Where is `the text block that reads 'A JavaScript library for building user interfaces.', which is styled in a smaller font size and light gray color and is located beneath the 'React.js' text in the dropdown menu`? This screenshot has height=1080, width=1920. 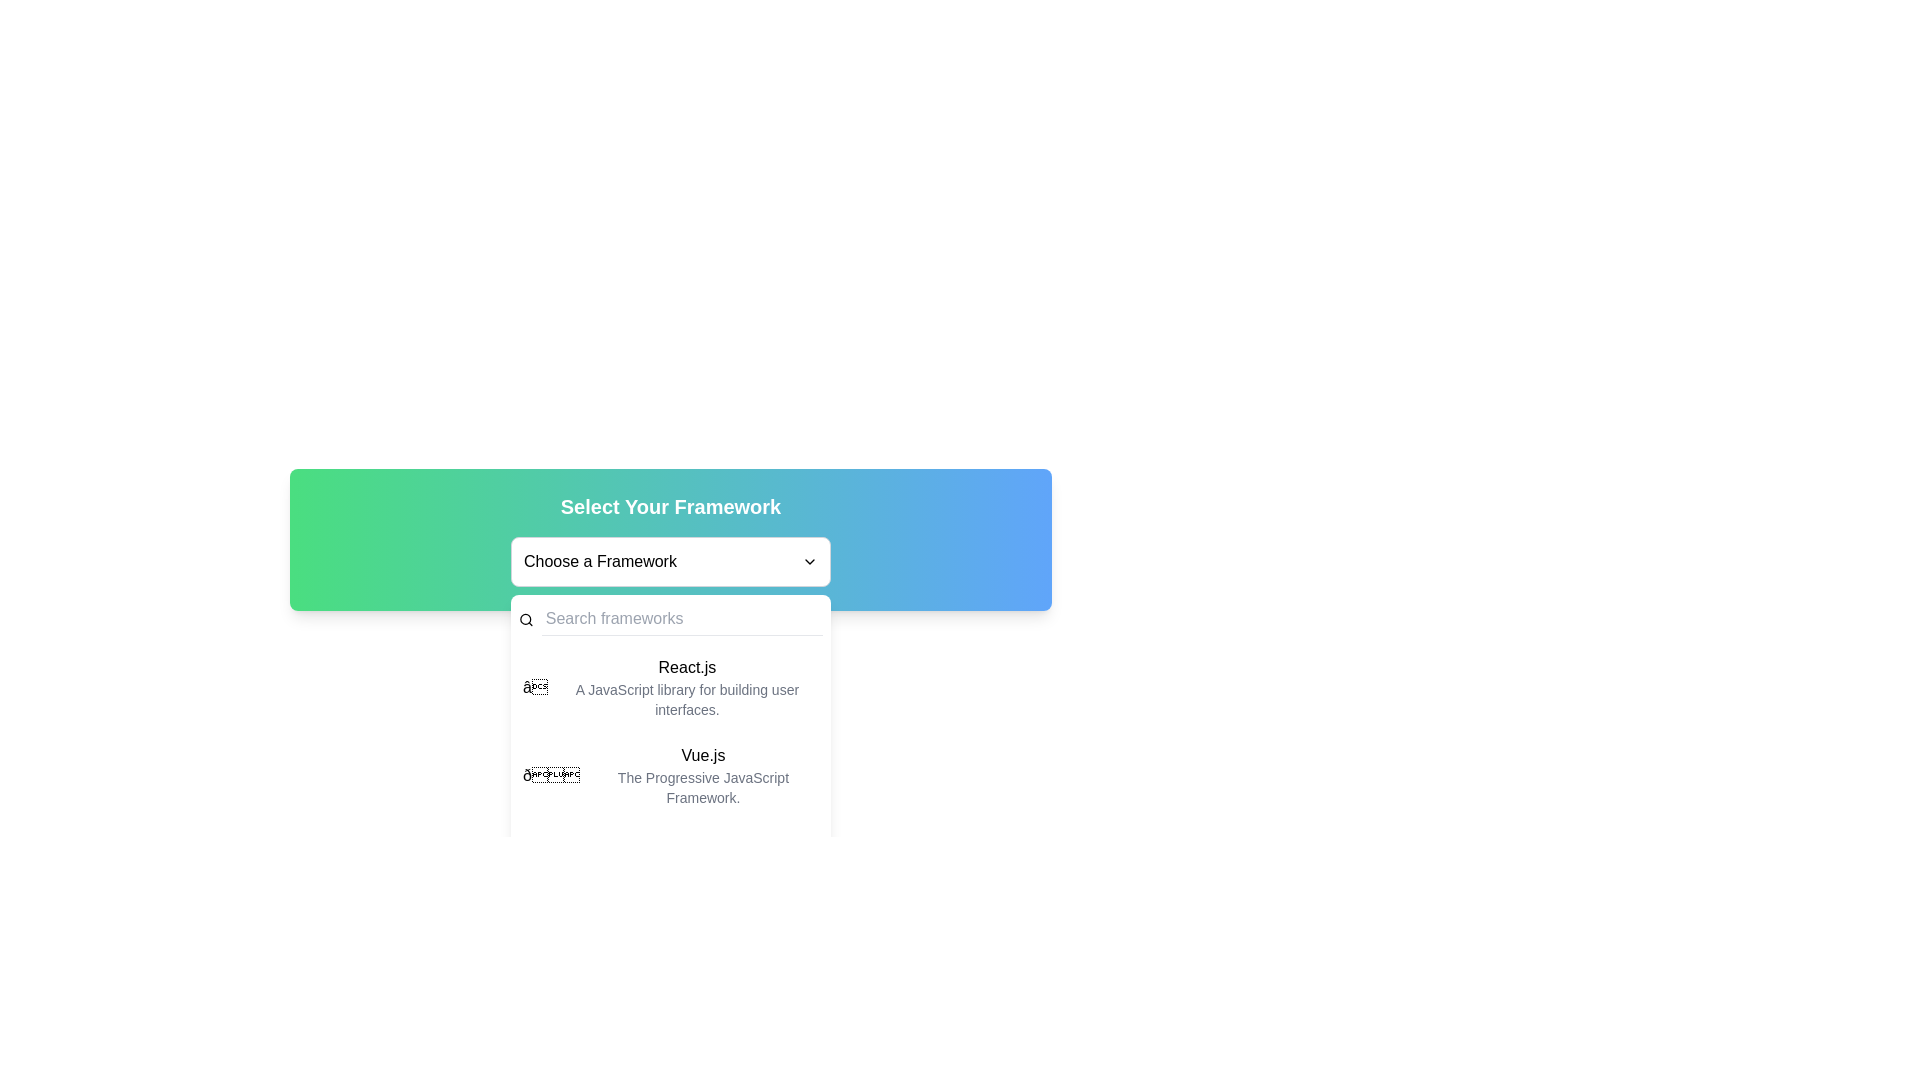 the text block that reads 'A JavaScript library for building user interfaces.', which is styled in a smaller font size and light gray color and is located beneath the 'React.js' text in the dropdown menu is located at coordinates (687, 698).